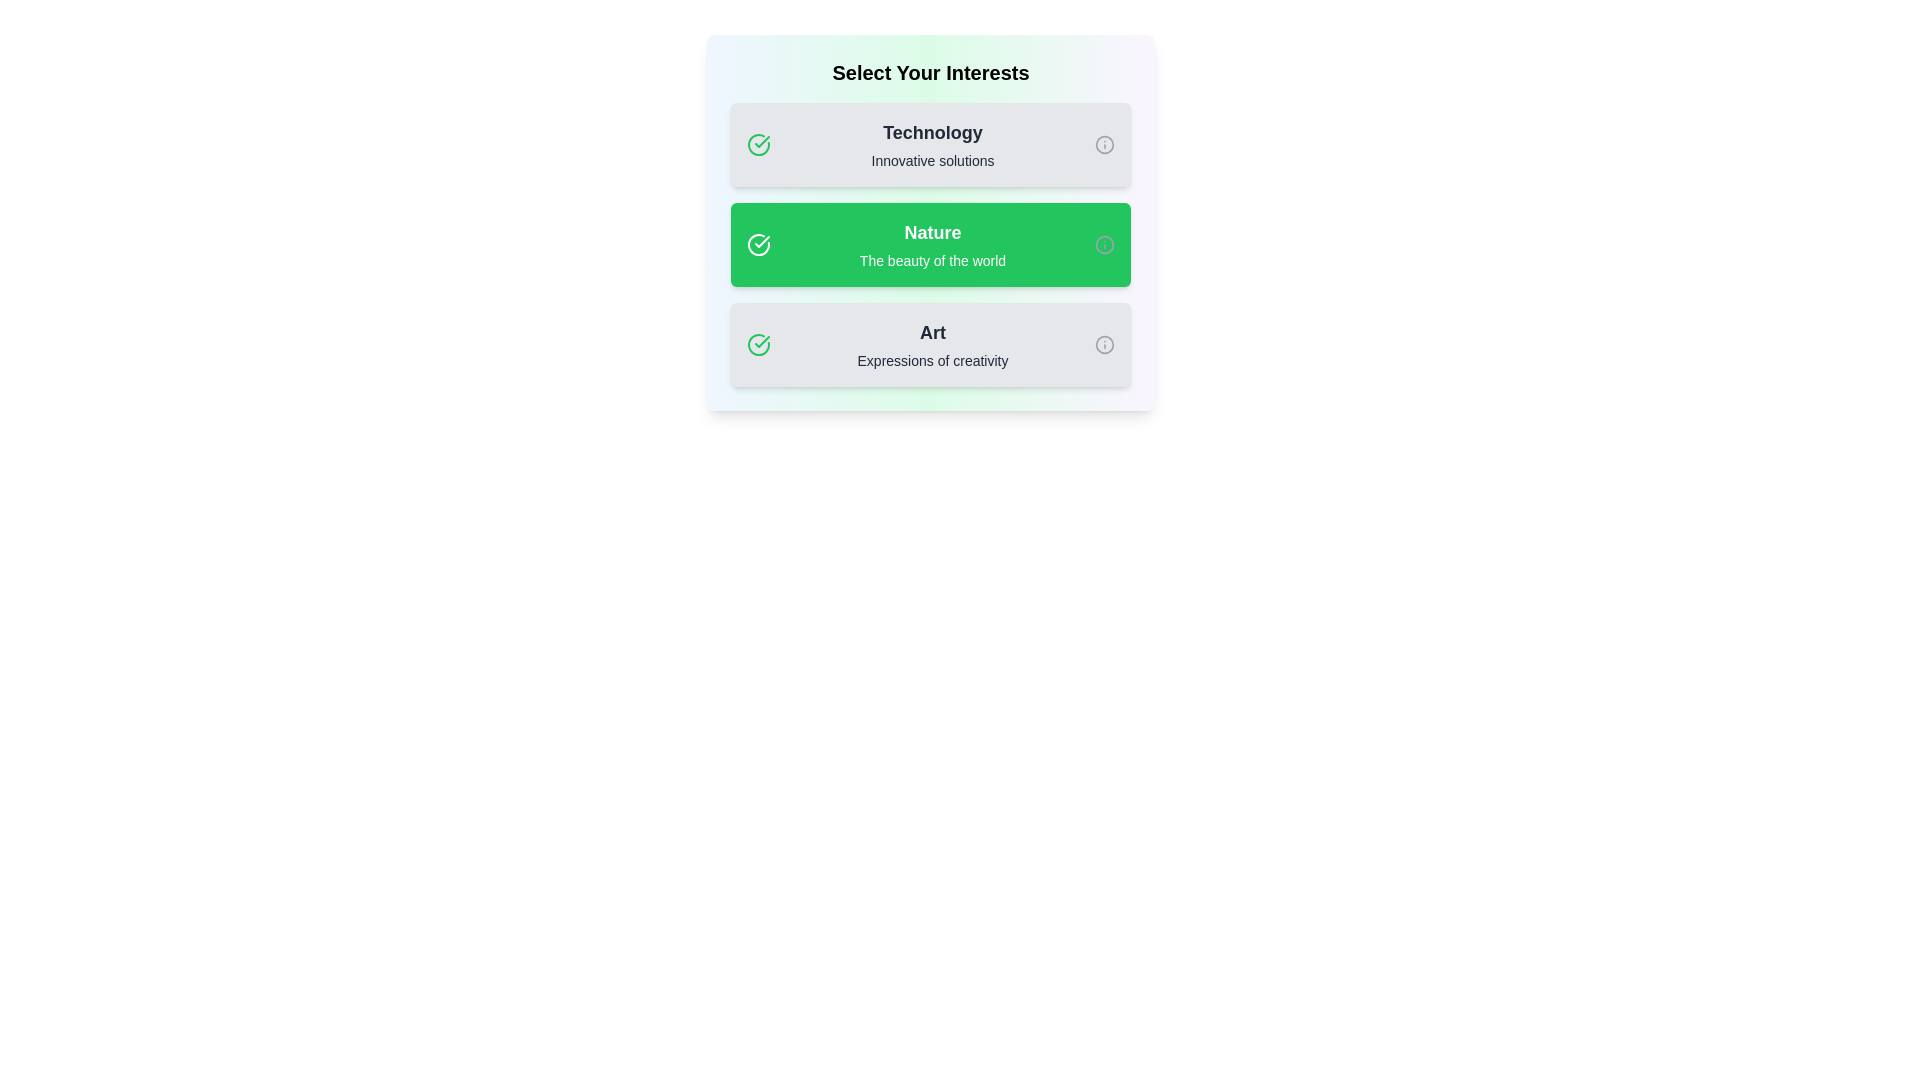 The width and height of the screenshot is (1920, 1080). Describe the element at coordinates (930, 244) in the screenshot. I see `the tag labeled Nature` at that location.